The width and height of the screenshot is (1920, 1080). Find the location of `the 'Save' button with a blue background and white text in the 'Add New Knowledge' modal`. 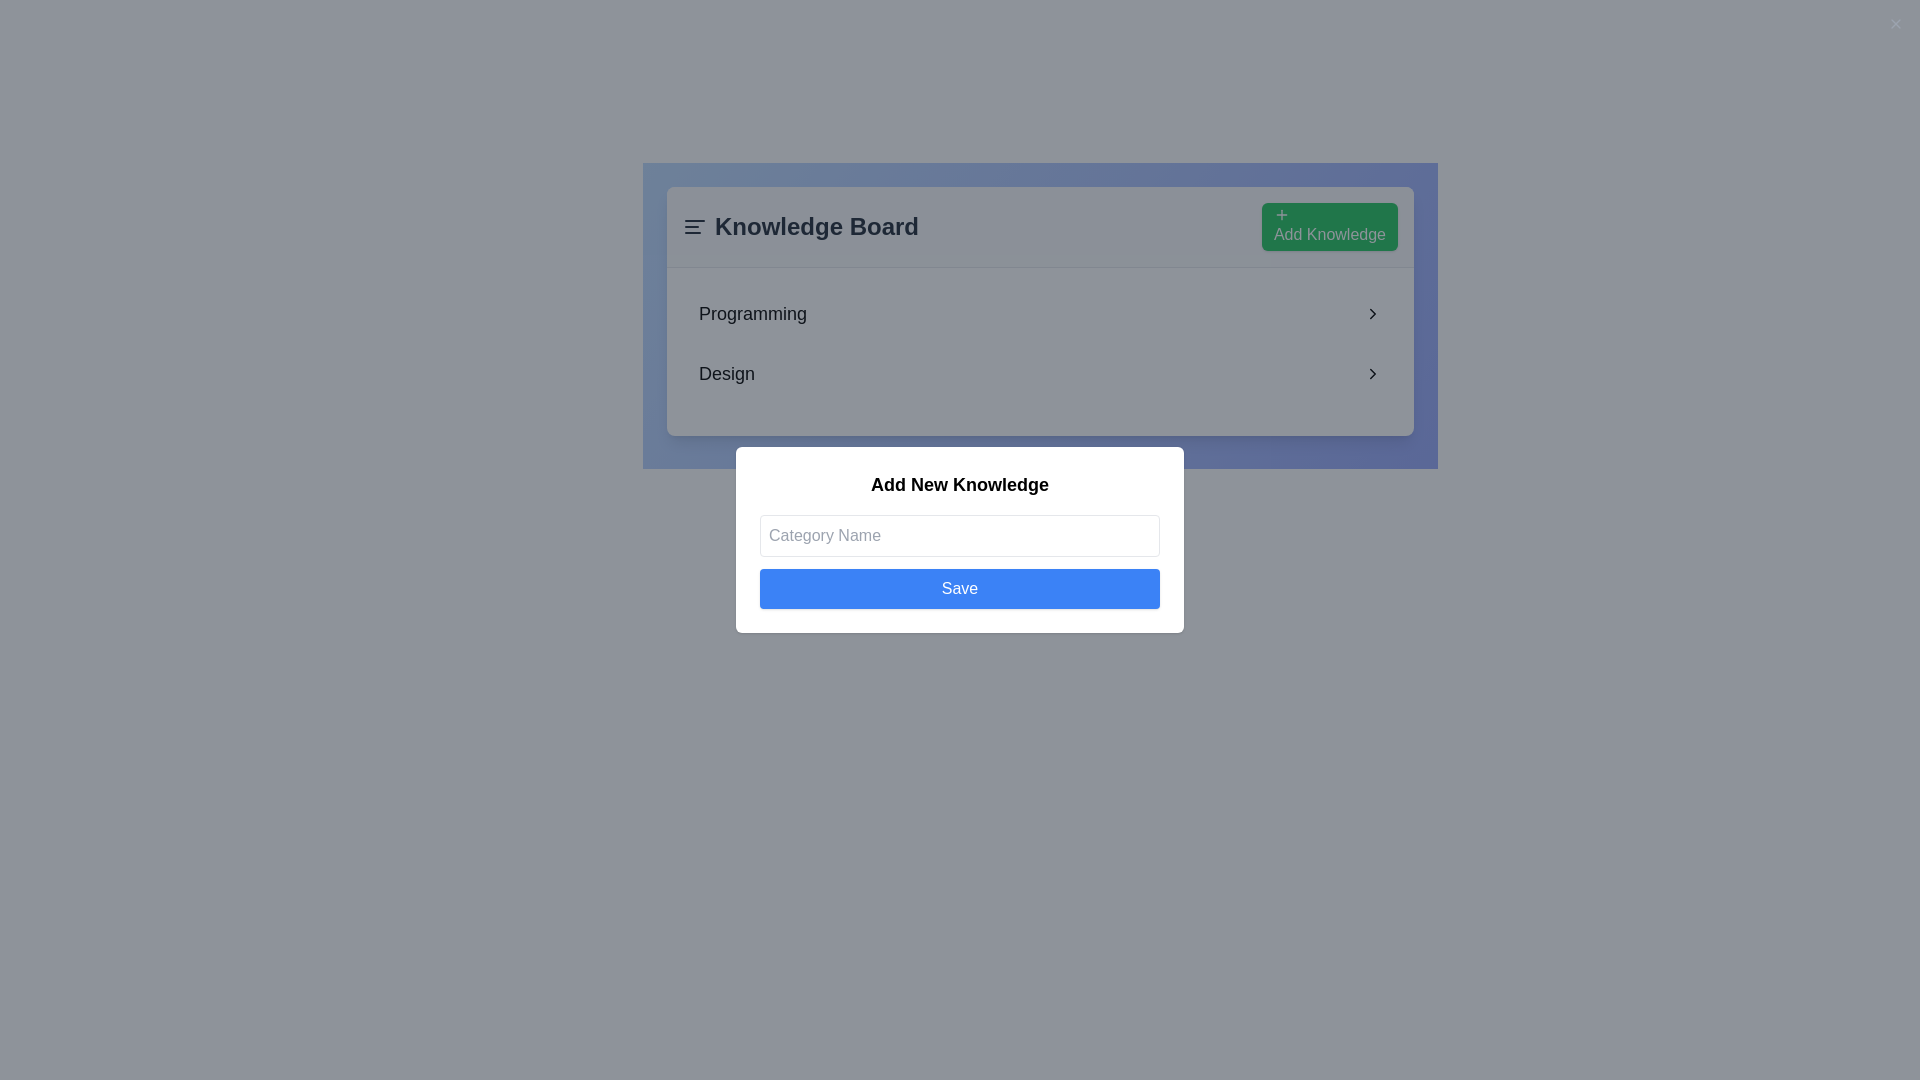

the 'Save' button with a blue background and white text in the 'Add New Knowledge' modal is located at coordinates (960, 562).